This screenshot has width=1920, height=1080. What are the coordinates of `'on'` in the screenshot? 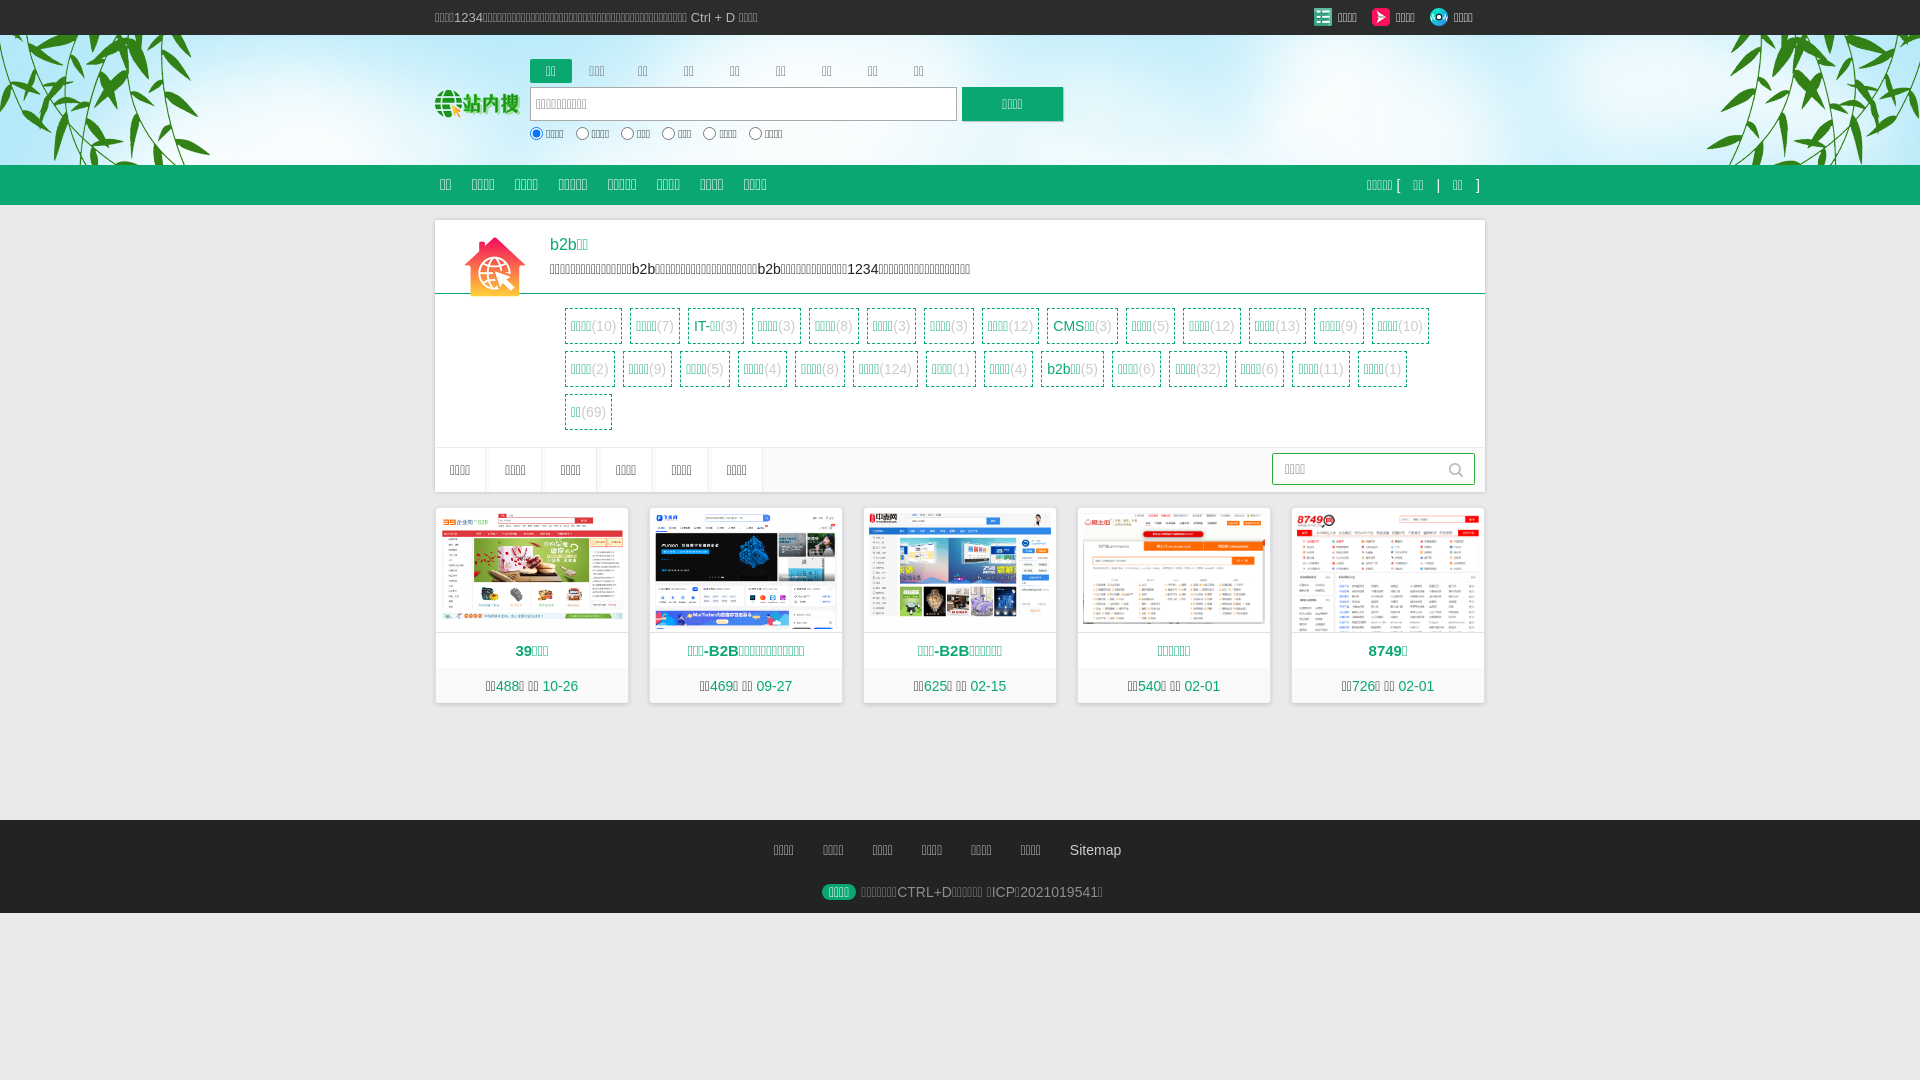 It's located at (709, 133).